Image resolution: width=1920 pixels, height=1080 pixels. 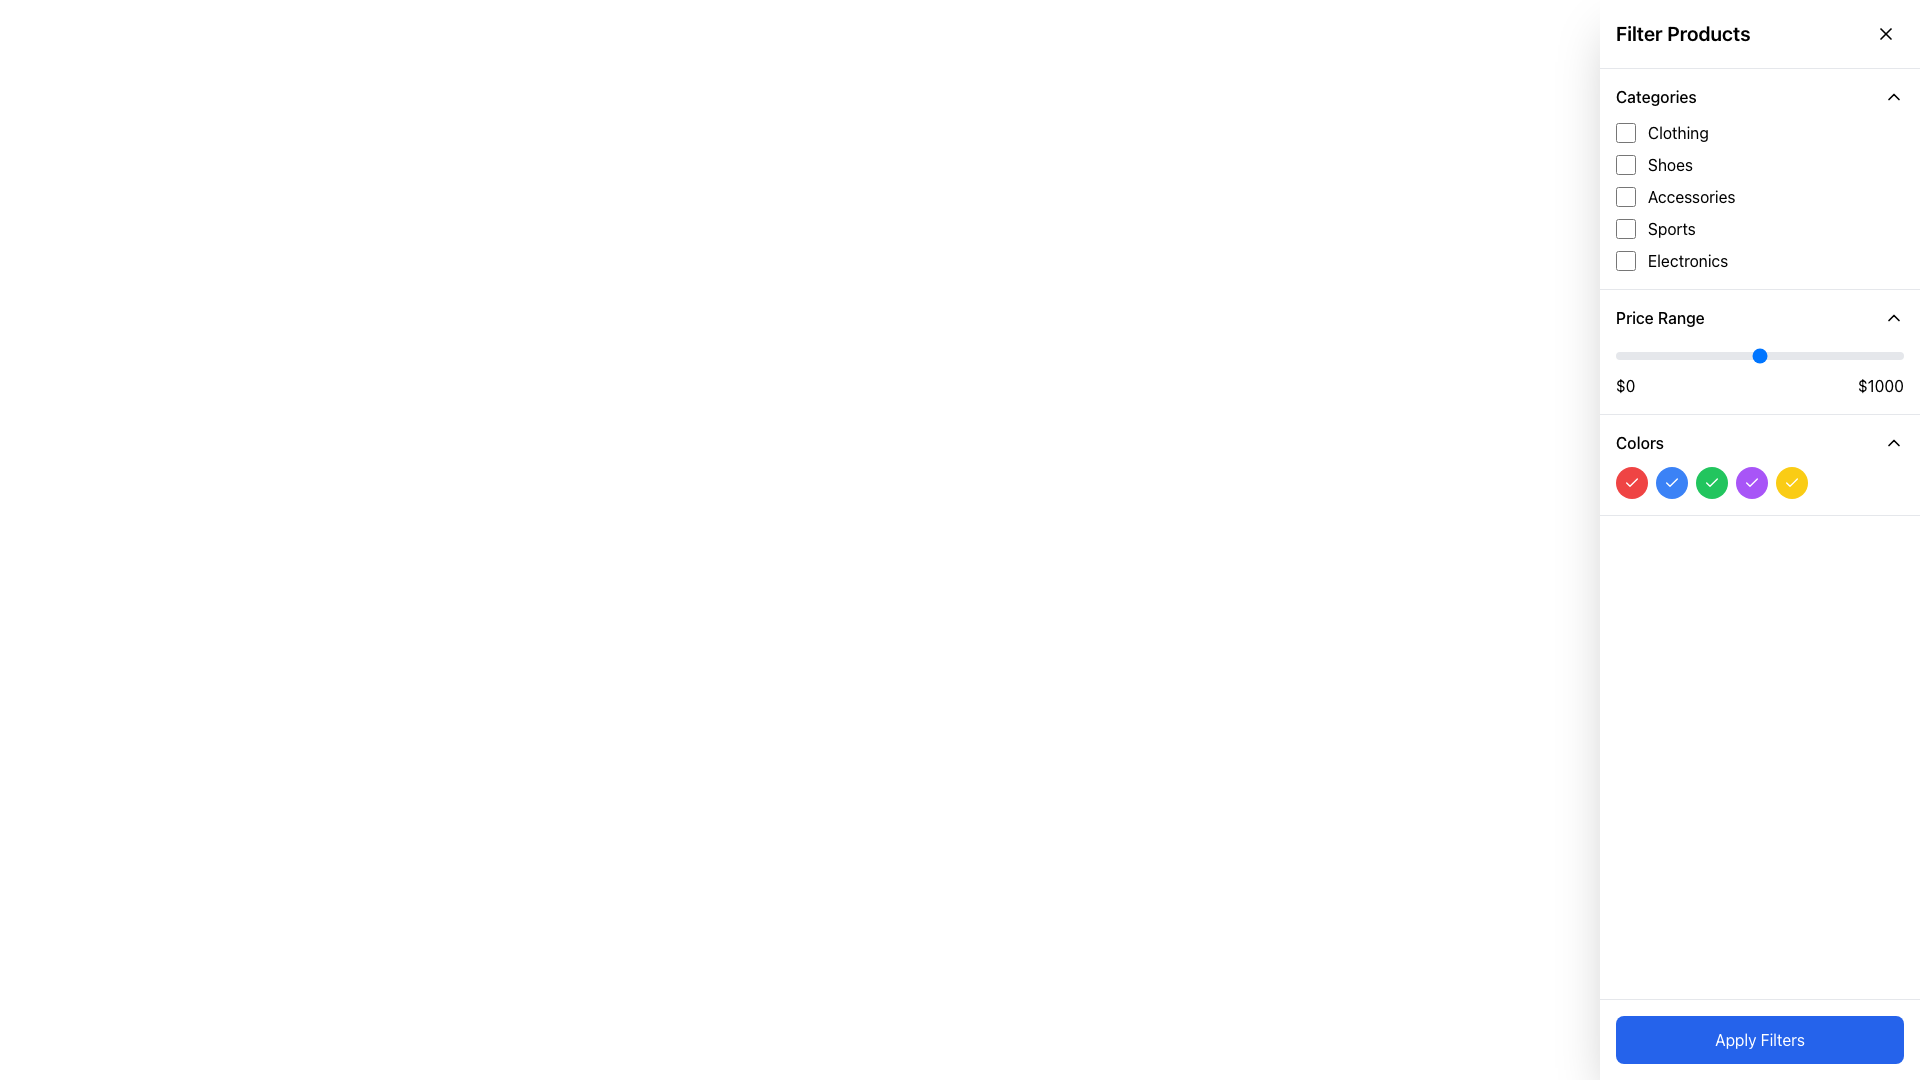 What do you see at coordinates (1751, 482) in the screenshot?
I see `the fifth button in the color selection row under the 'Colors' section` at bounding box center [1751, 482].